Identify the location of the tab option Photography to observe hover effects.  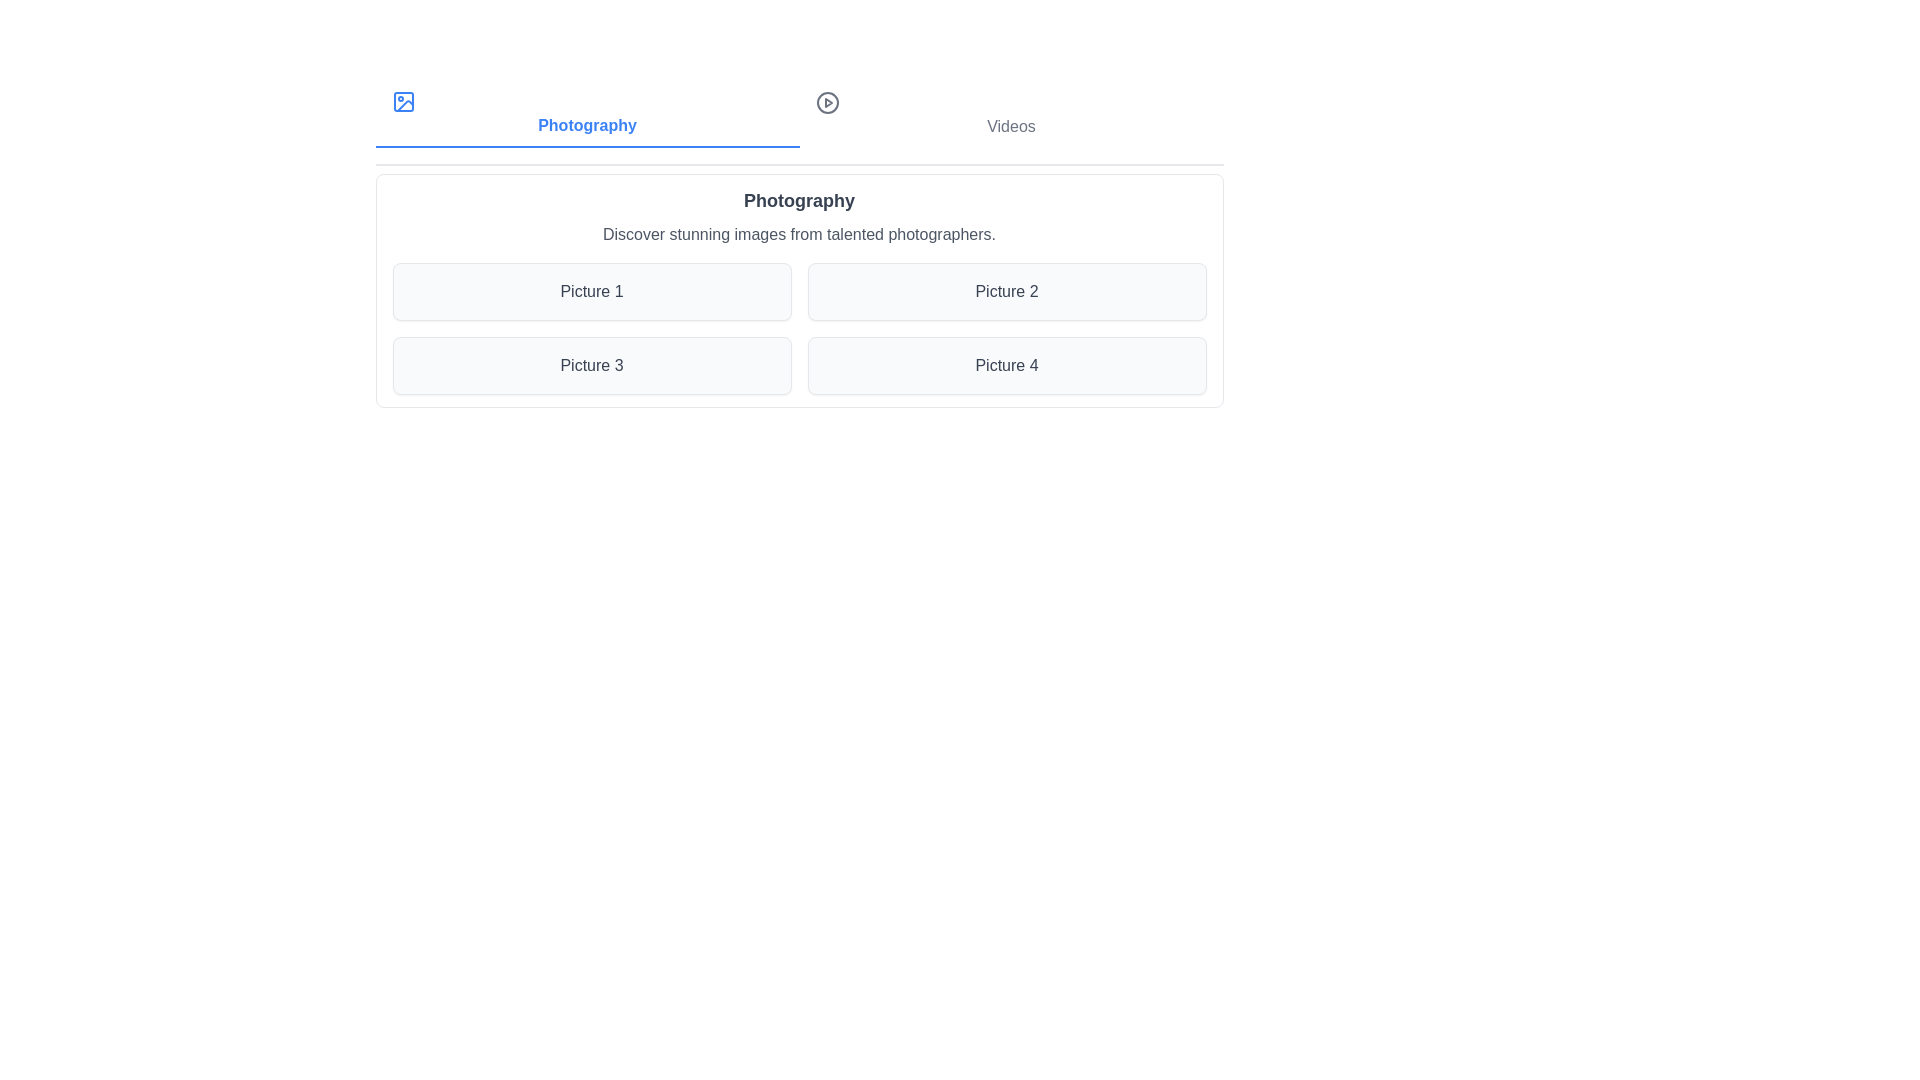
(586, 115).